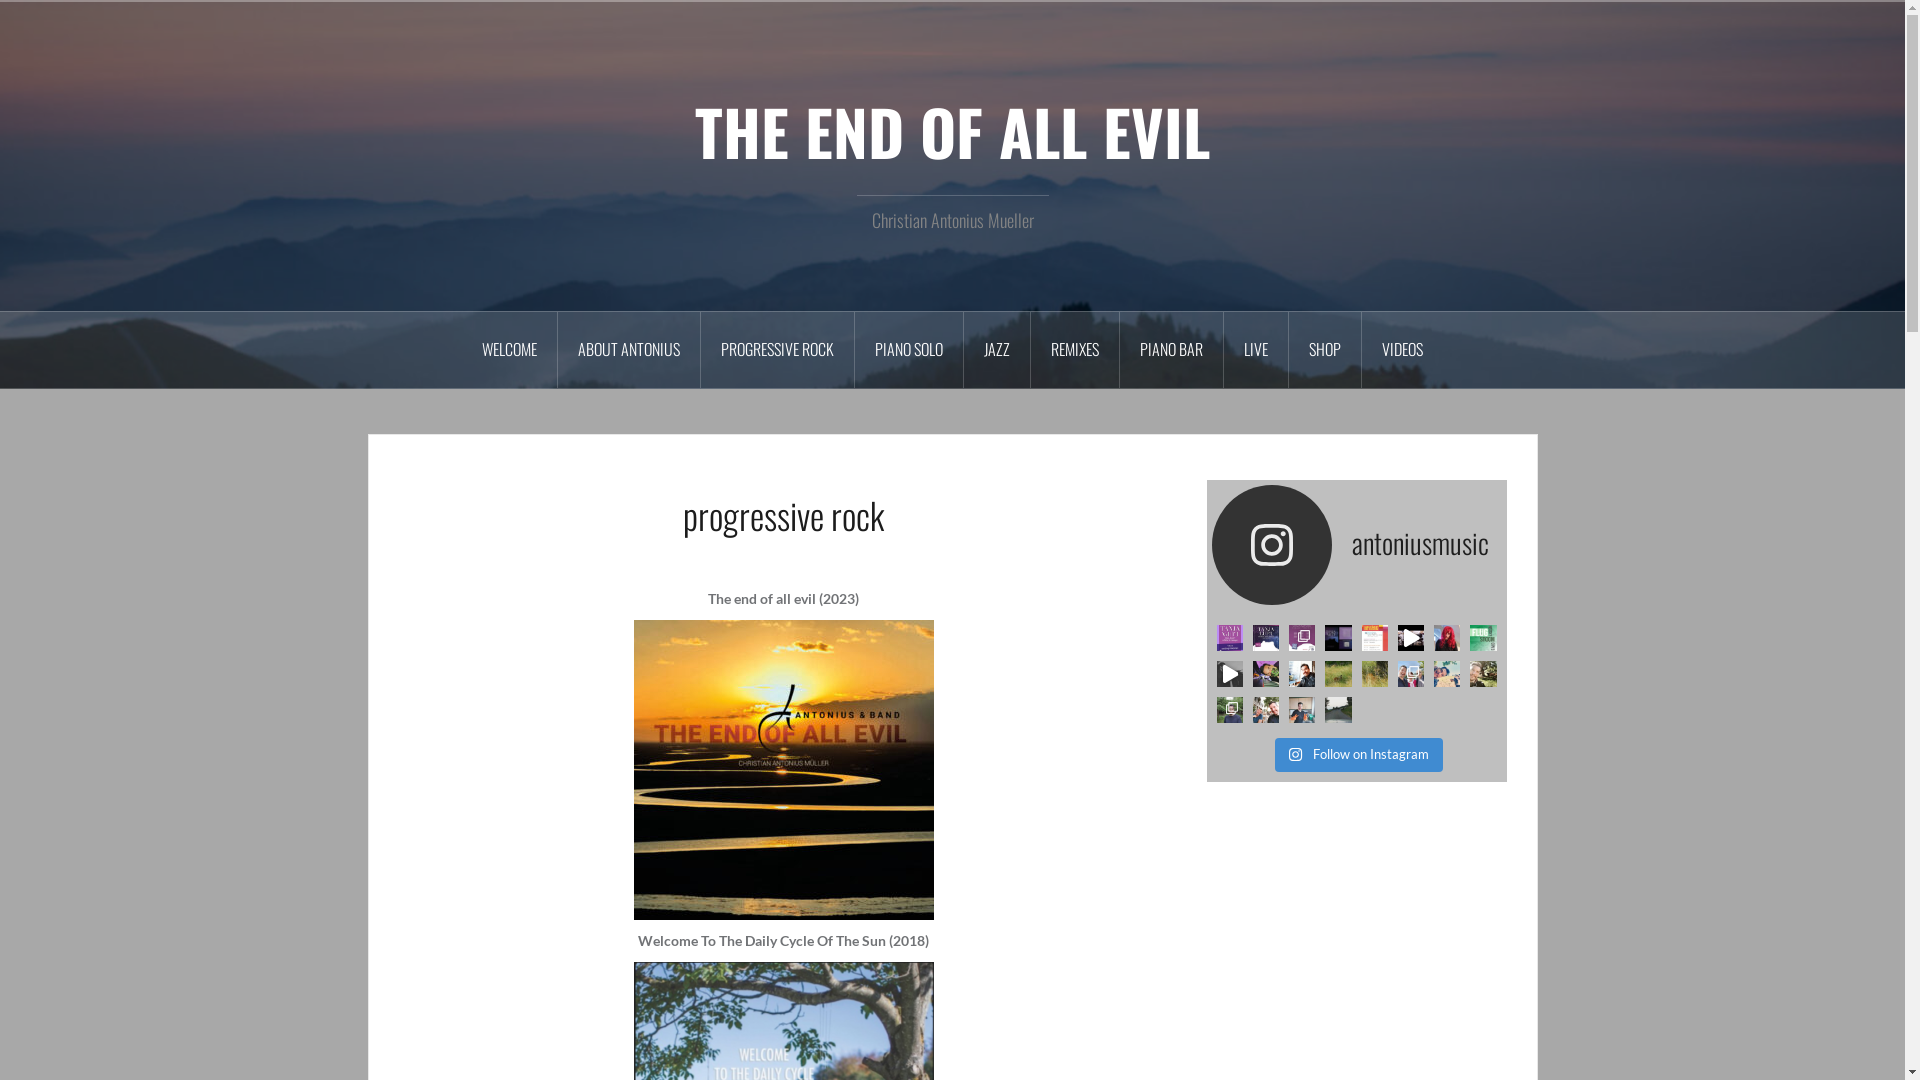  Describe the element at coordinates (1361, 349) in the screenshot. I see `'VIDEOS'` at that location.